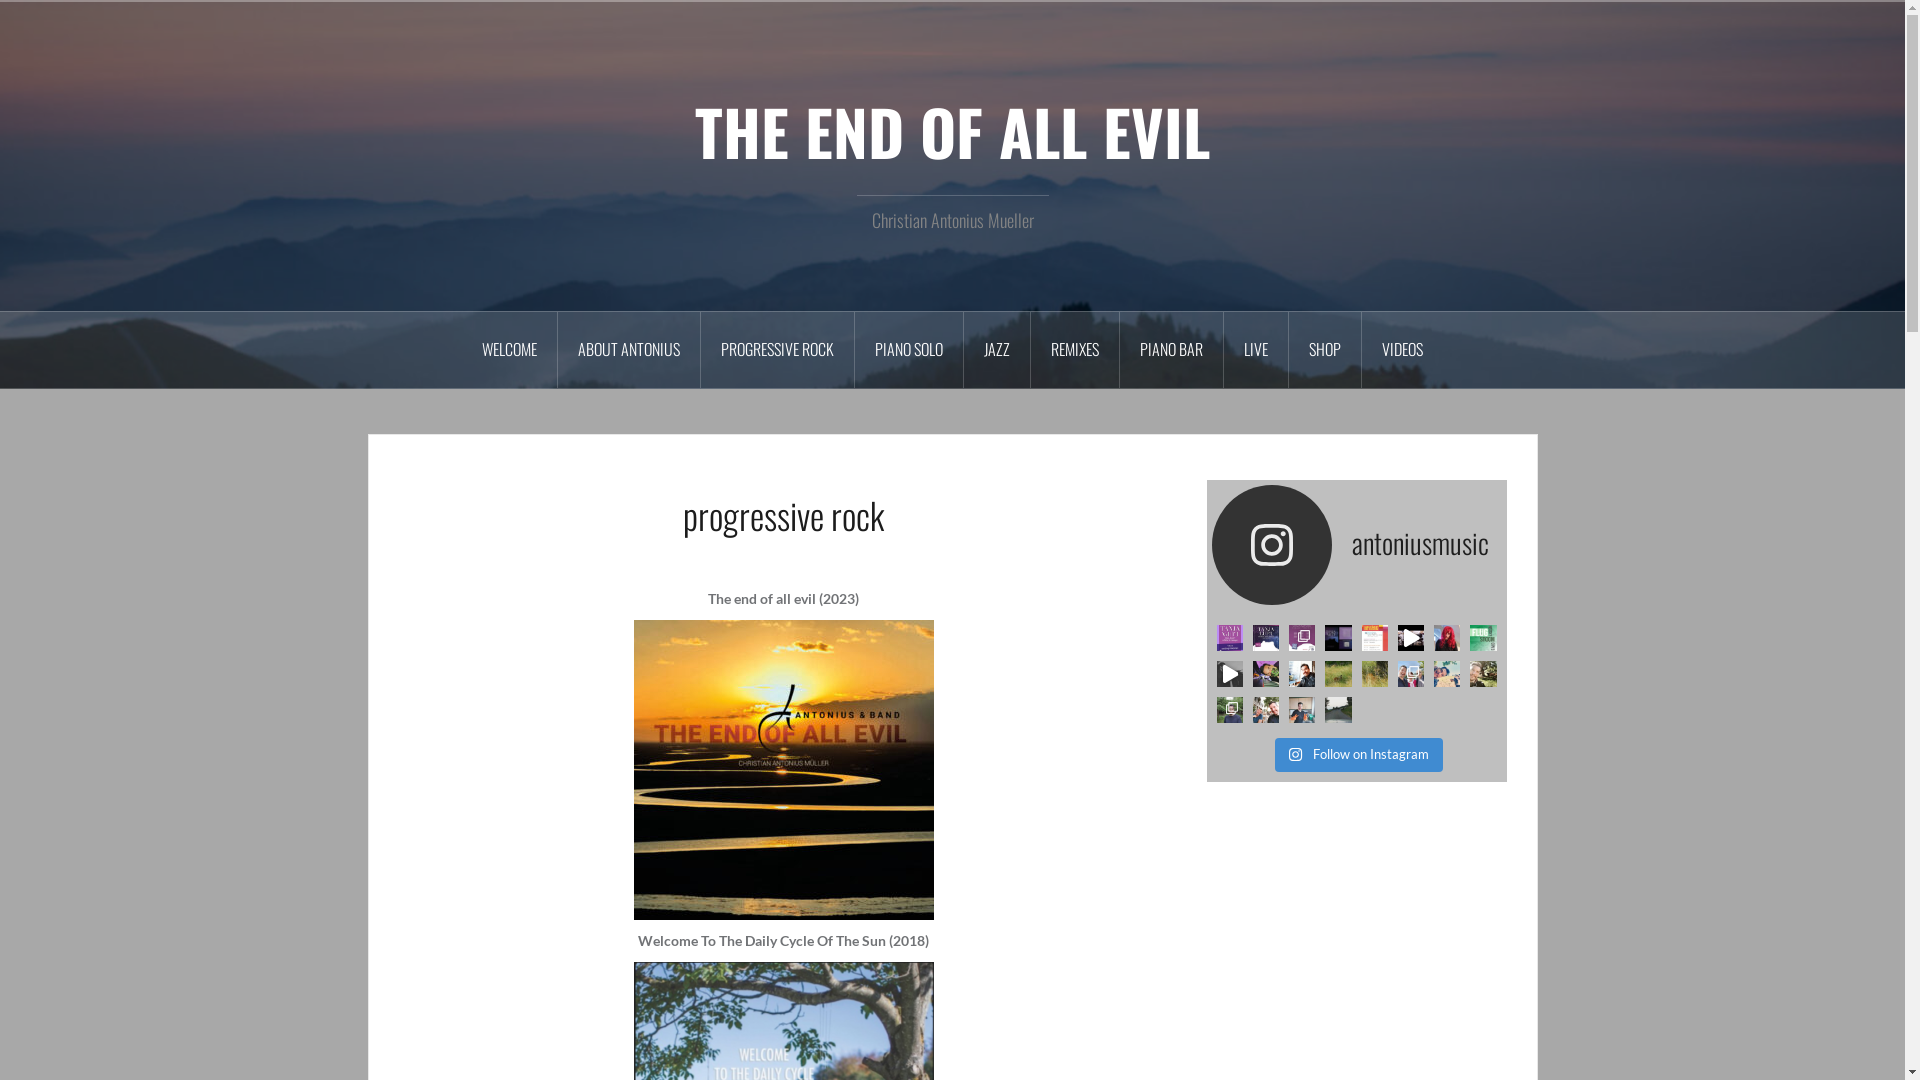  Describe the element at coordinates (1361, 349) in the screenshot. I see `'VIDEOS'` at that location.